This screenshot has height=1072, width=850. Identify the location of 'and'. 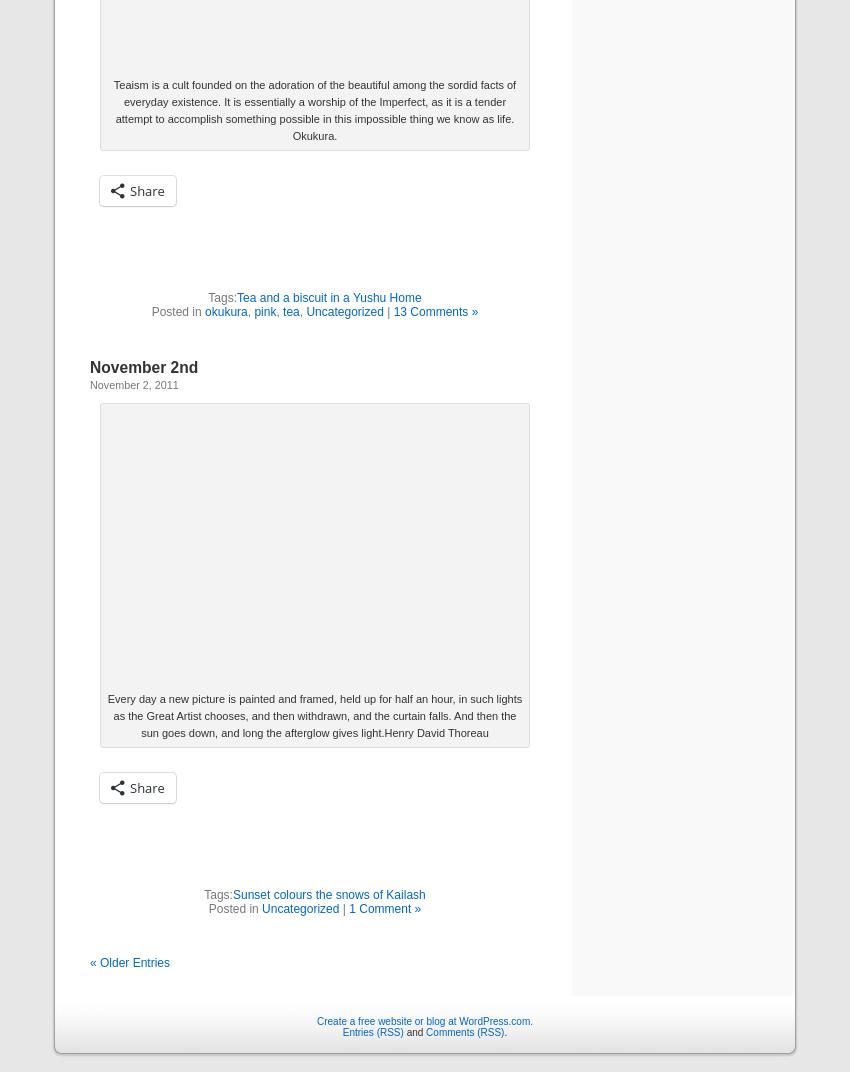
(414, 1031).